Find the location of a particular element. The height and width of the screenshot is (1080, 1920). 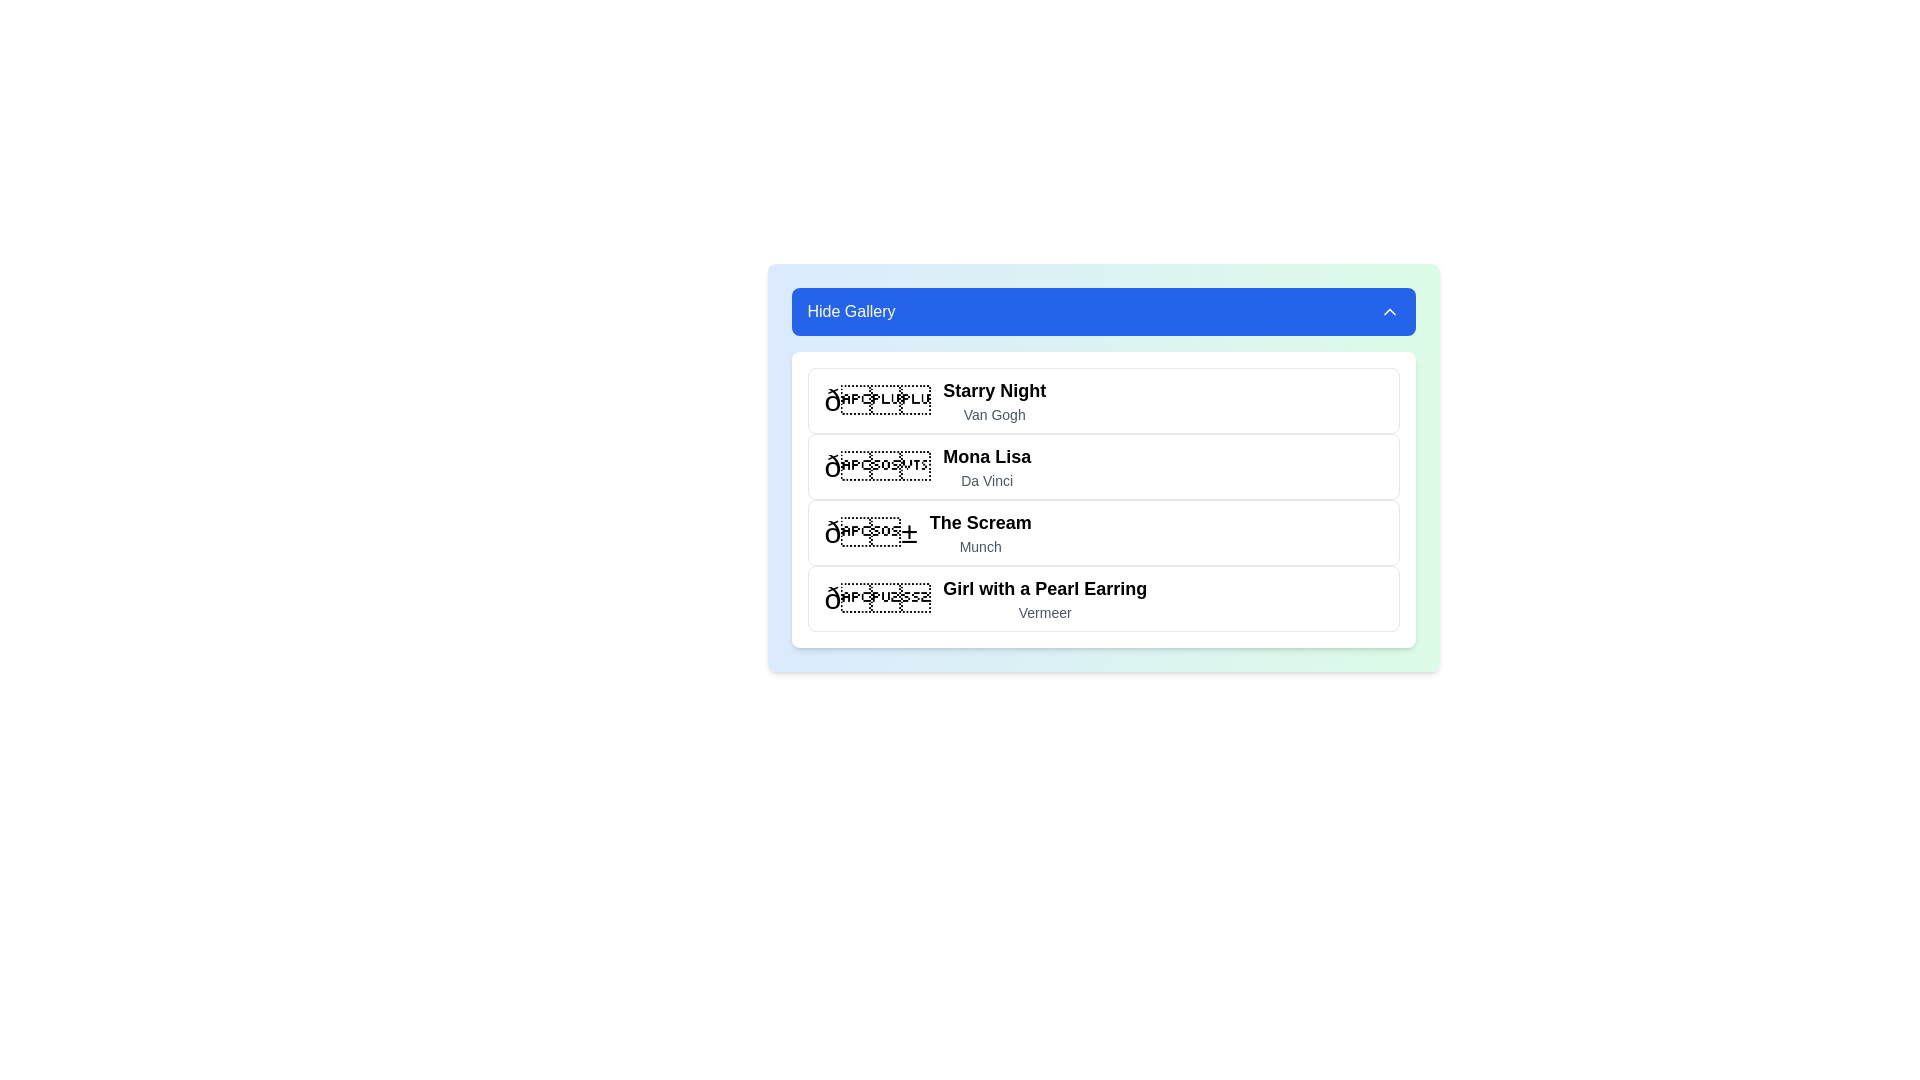

the selectable text label with icon for 'Girl with a Pearl Earring' is located at coordinates (985, 597).